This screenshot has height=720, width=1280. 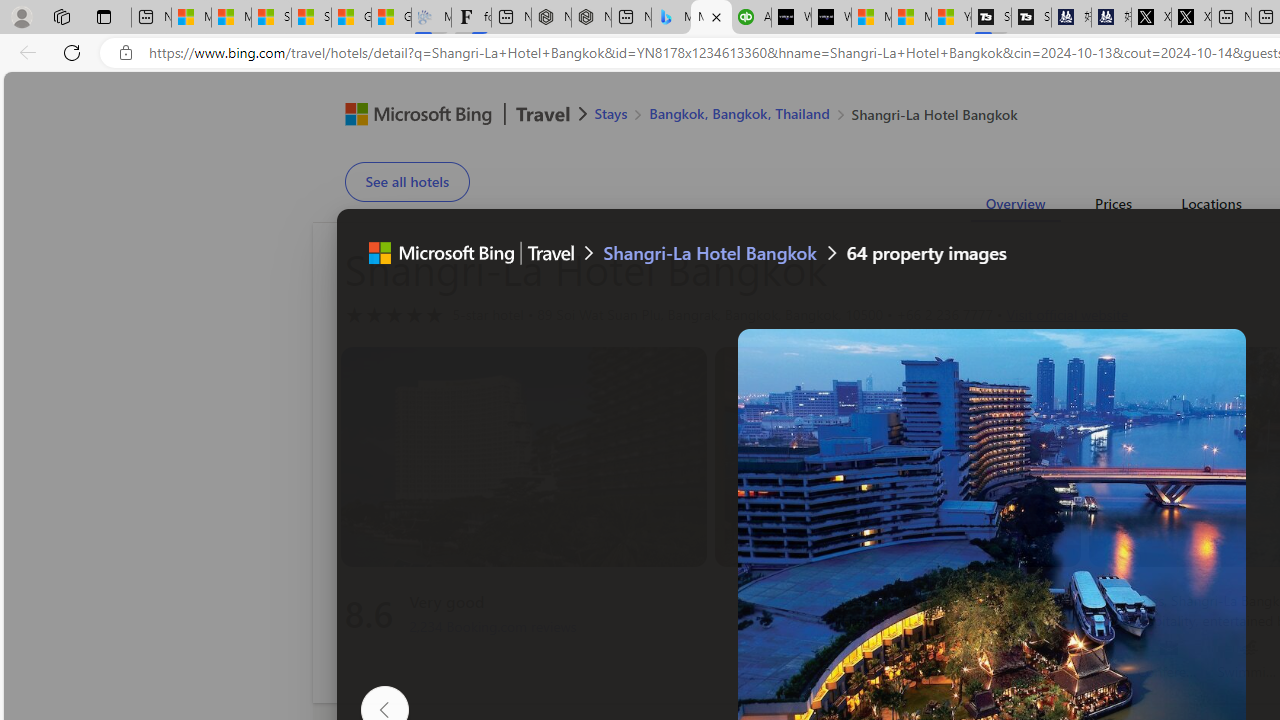 I want to click on 'Accounting Software for Accountants, CPAs and Bookkeepers', so click(x=750, y=17).